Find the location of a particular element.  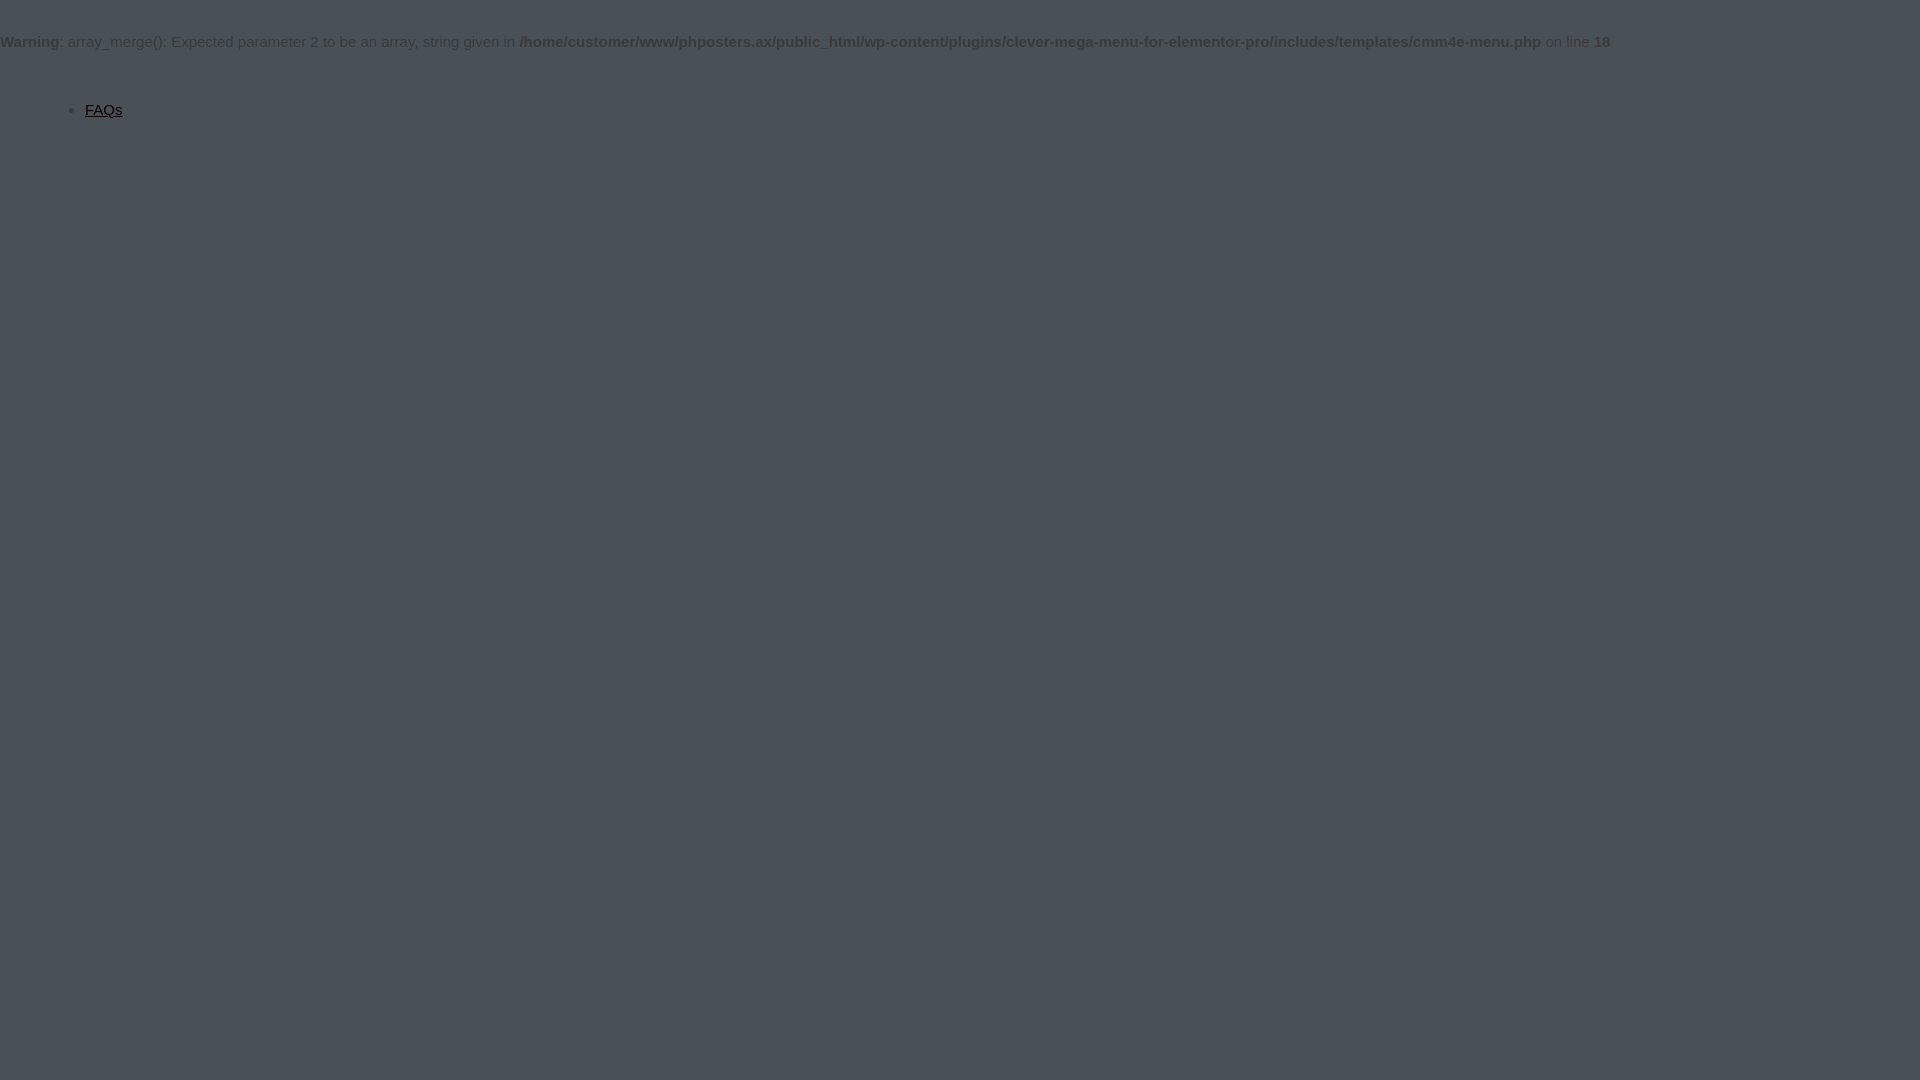

'FAQs' is located at coordinates (103, 109).